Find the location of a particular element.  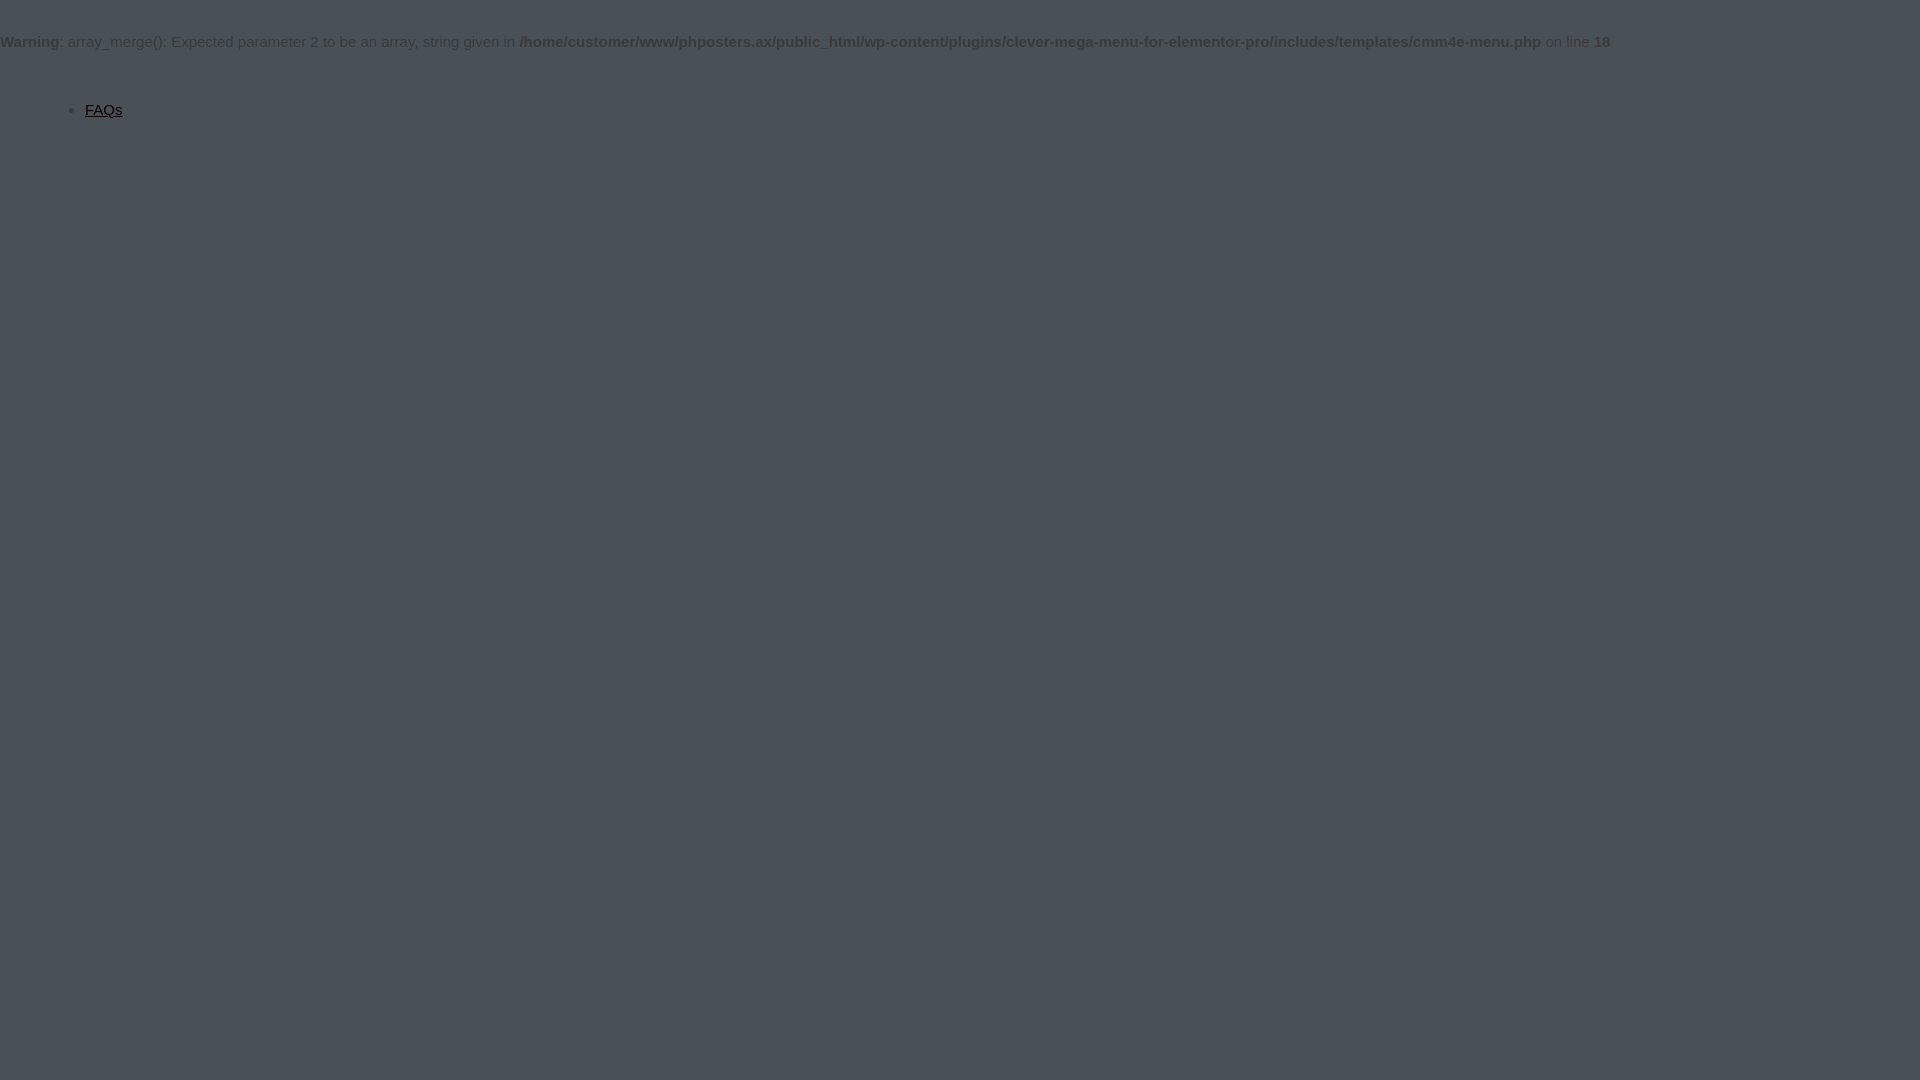

'FAQs' is located at coordinates (103, 109).